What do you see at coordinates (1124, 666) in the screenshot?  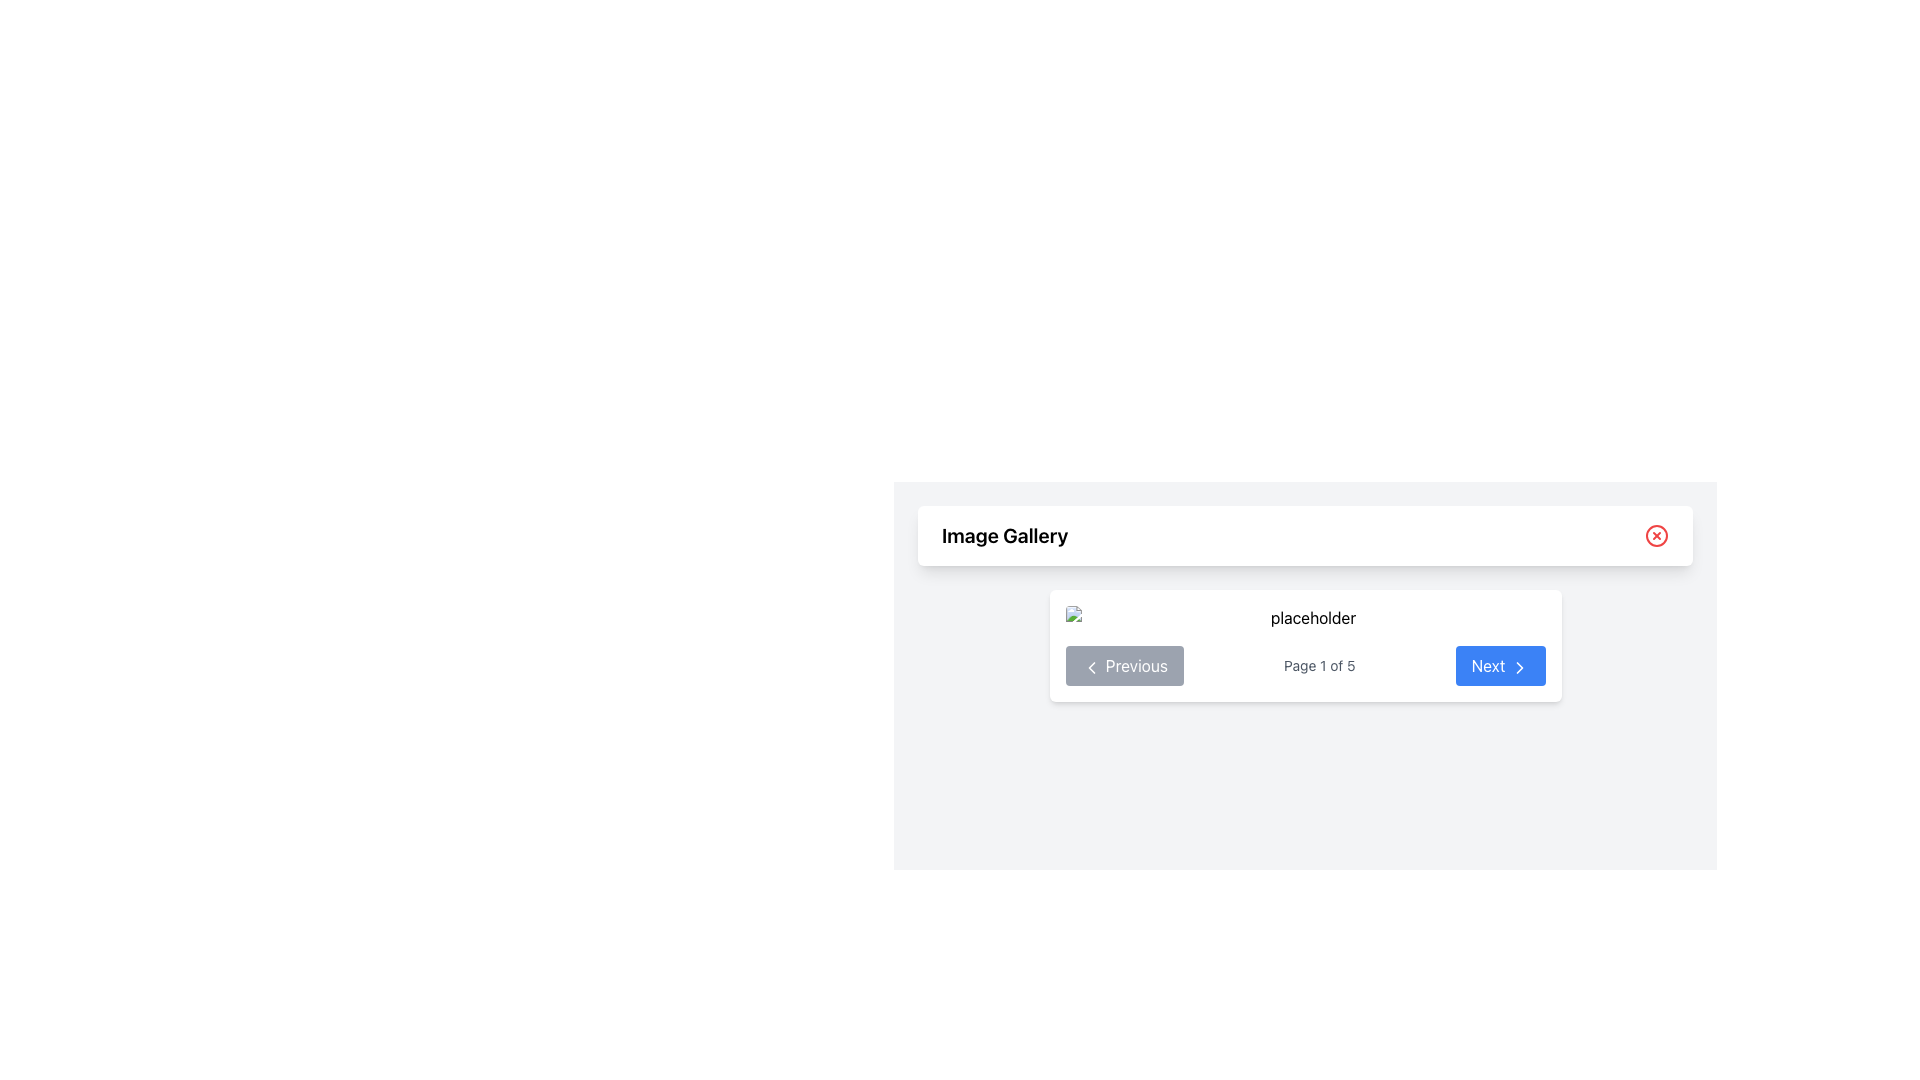 I see `the 'Previous' button with a blue background and white text` at bounding box center [1124, 666].